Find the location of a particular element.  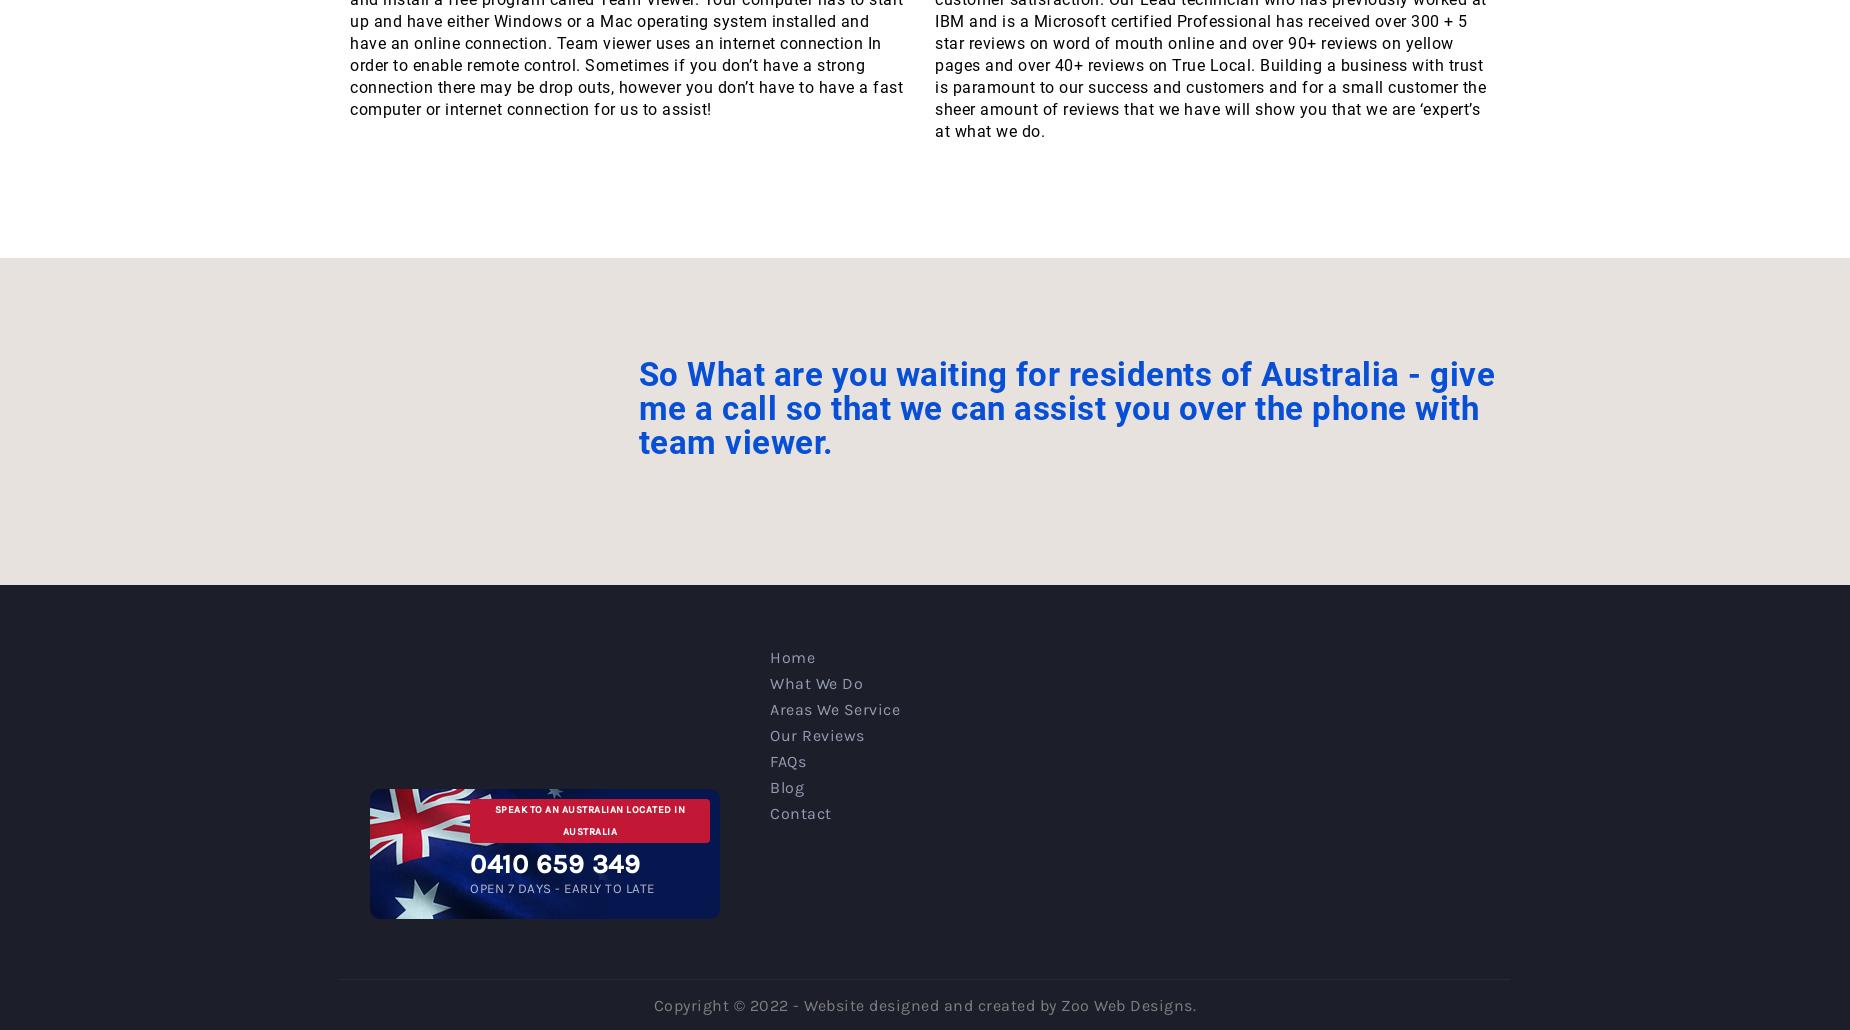

'FAQs' is located at coordinates (769, 760).